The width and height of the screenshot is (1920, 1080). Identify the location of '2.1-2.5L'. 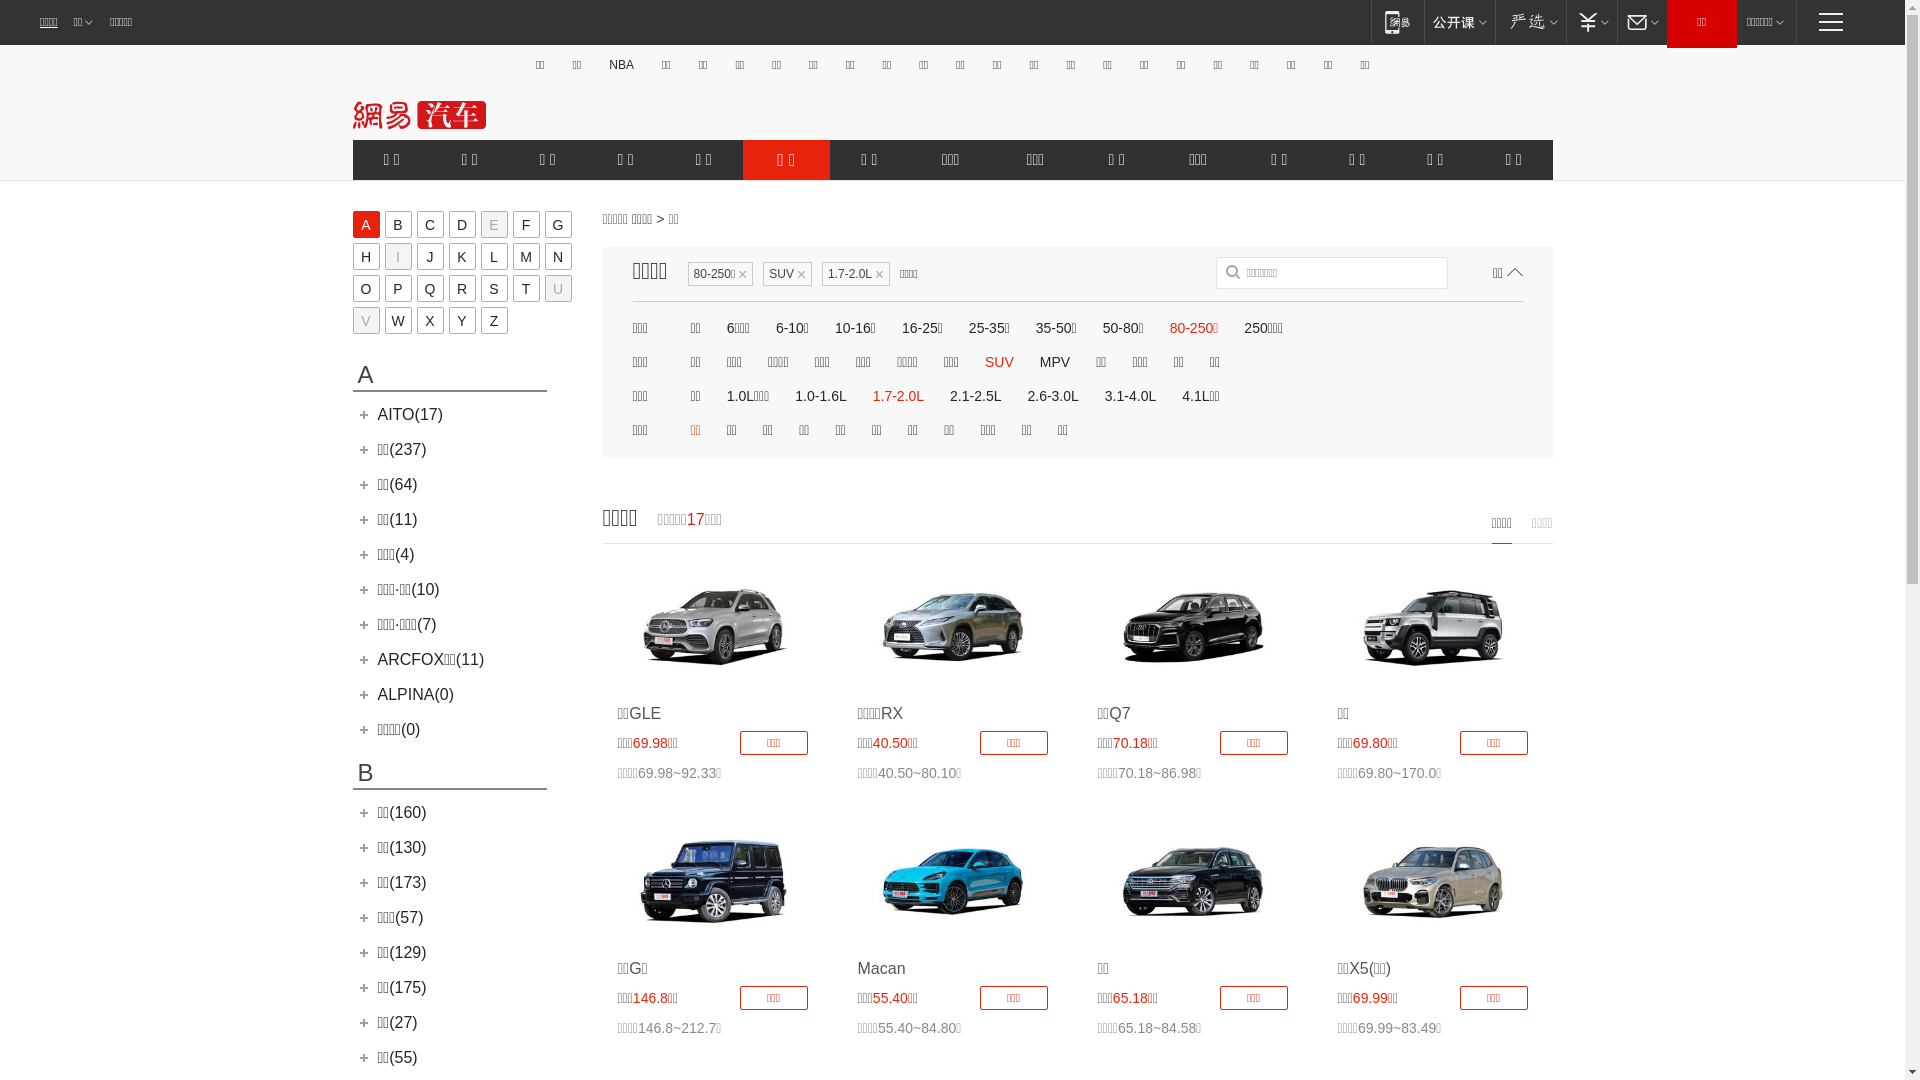
(975, 396).